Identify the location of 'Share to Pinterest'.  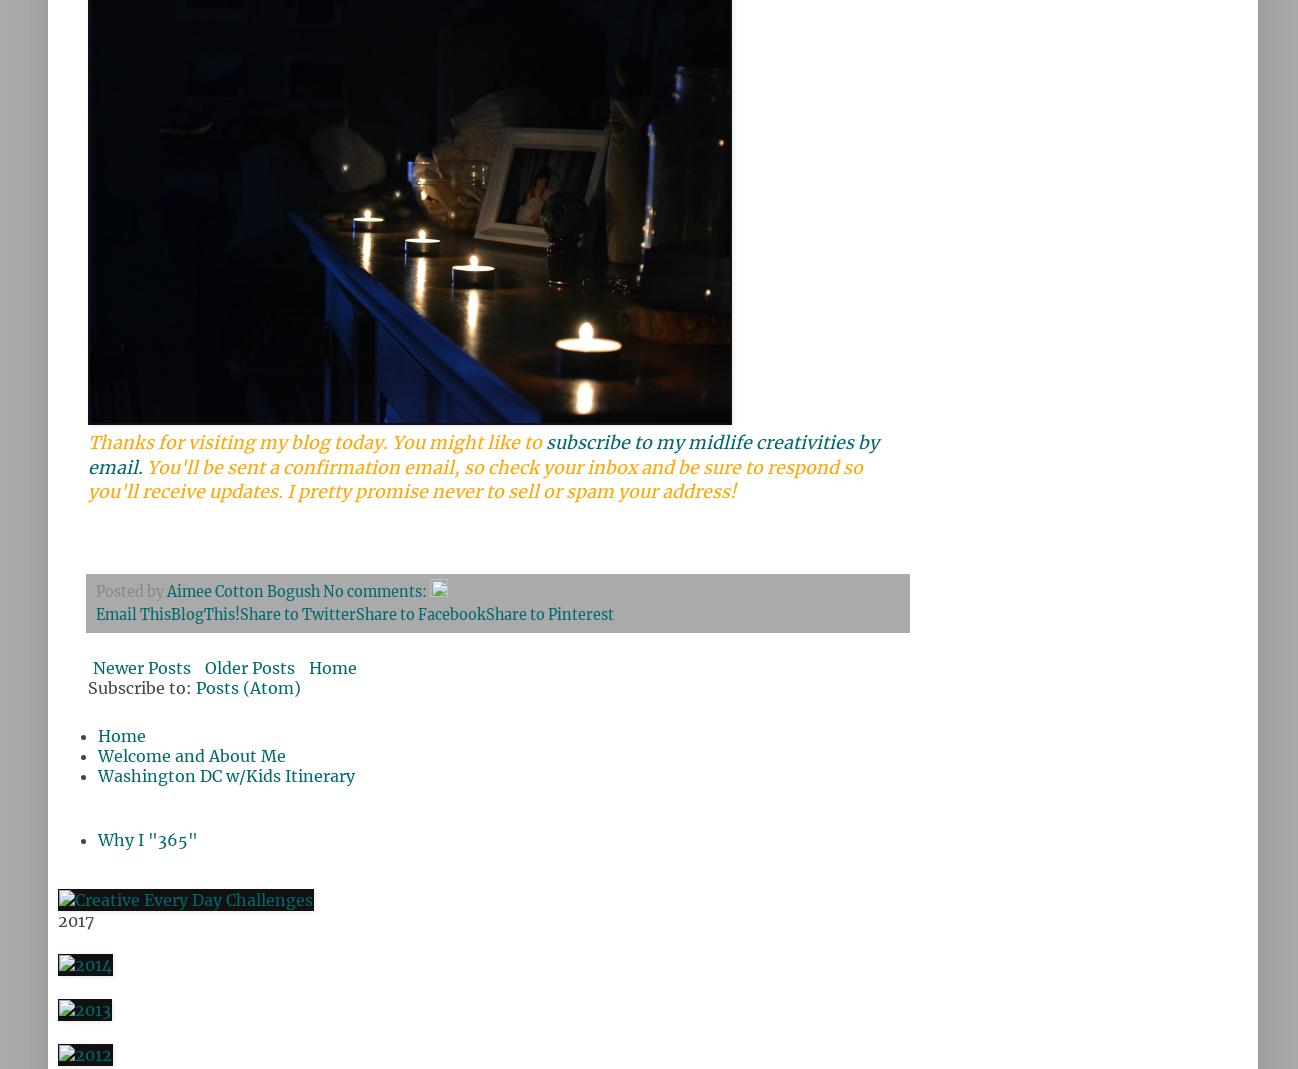
(548, 614).